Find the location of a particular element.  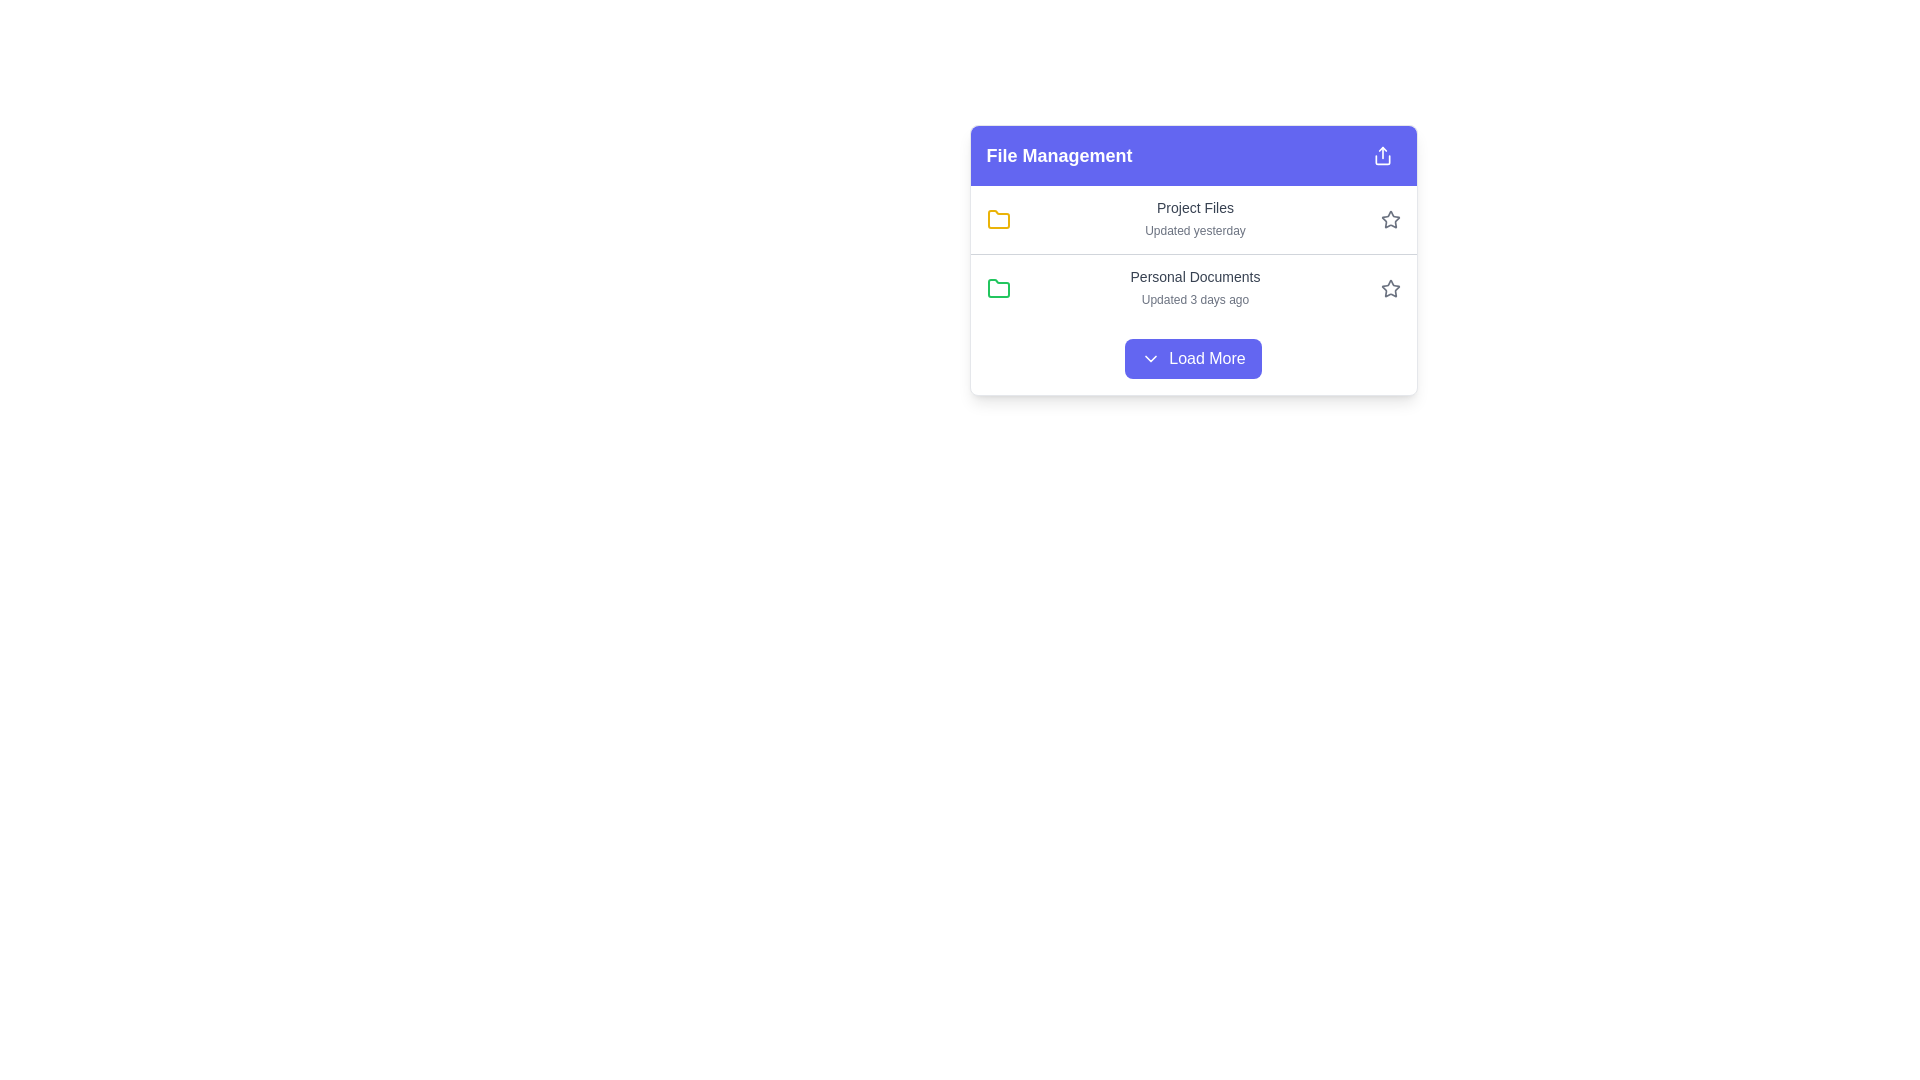

the 'Personal Documents' label in the File Management section to focus or select the associated folder is located at coordinates (1195, 289).